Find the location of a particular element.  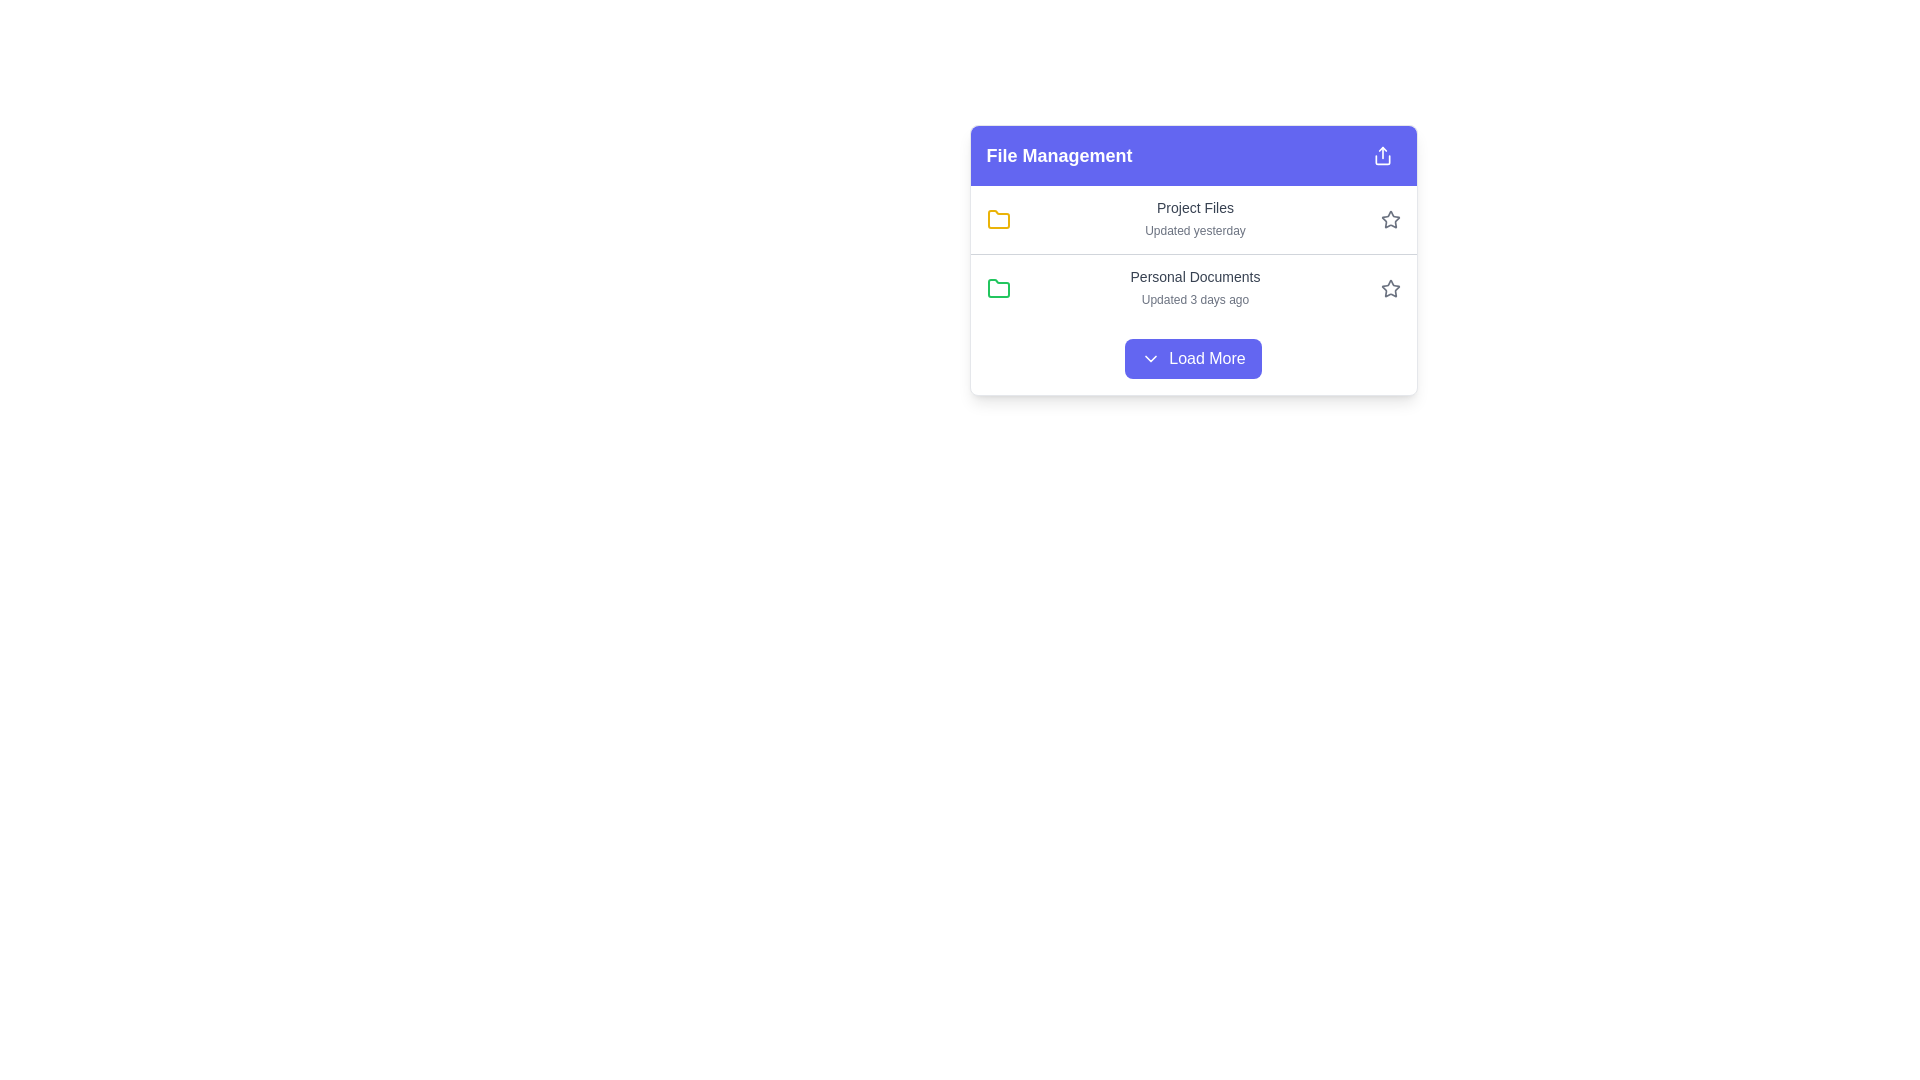

the 'Personal Documents' label in the File Management section to focus or select the associated folder is located at coordinates (1195, 289).